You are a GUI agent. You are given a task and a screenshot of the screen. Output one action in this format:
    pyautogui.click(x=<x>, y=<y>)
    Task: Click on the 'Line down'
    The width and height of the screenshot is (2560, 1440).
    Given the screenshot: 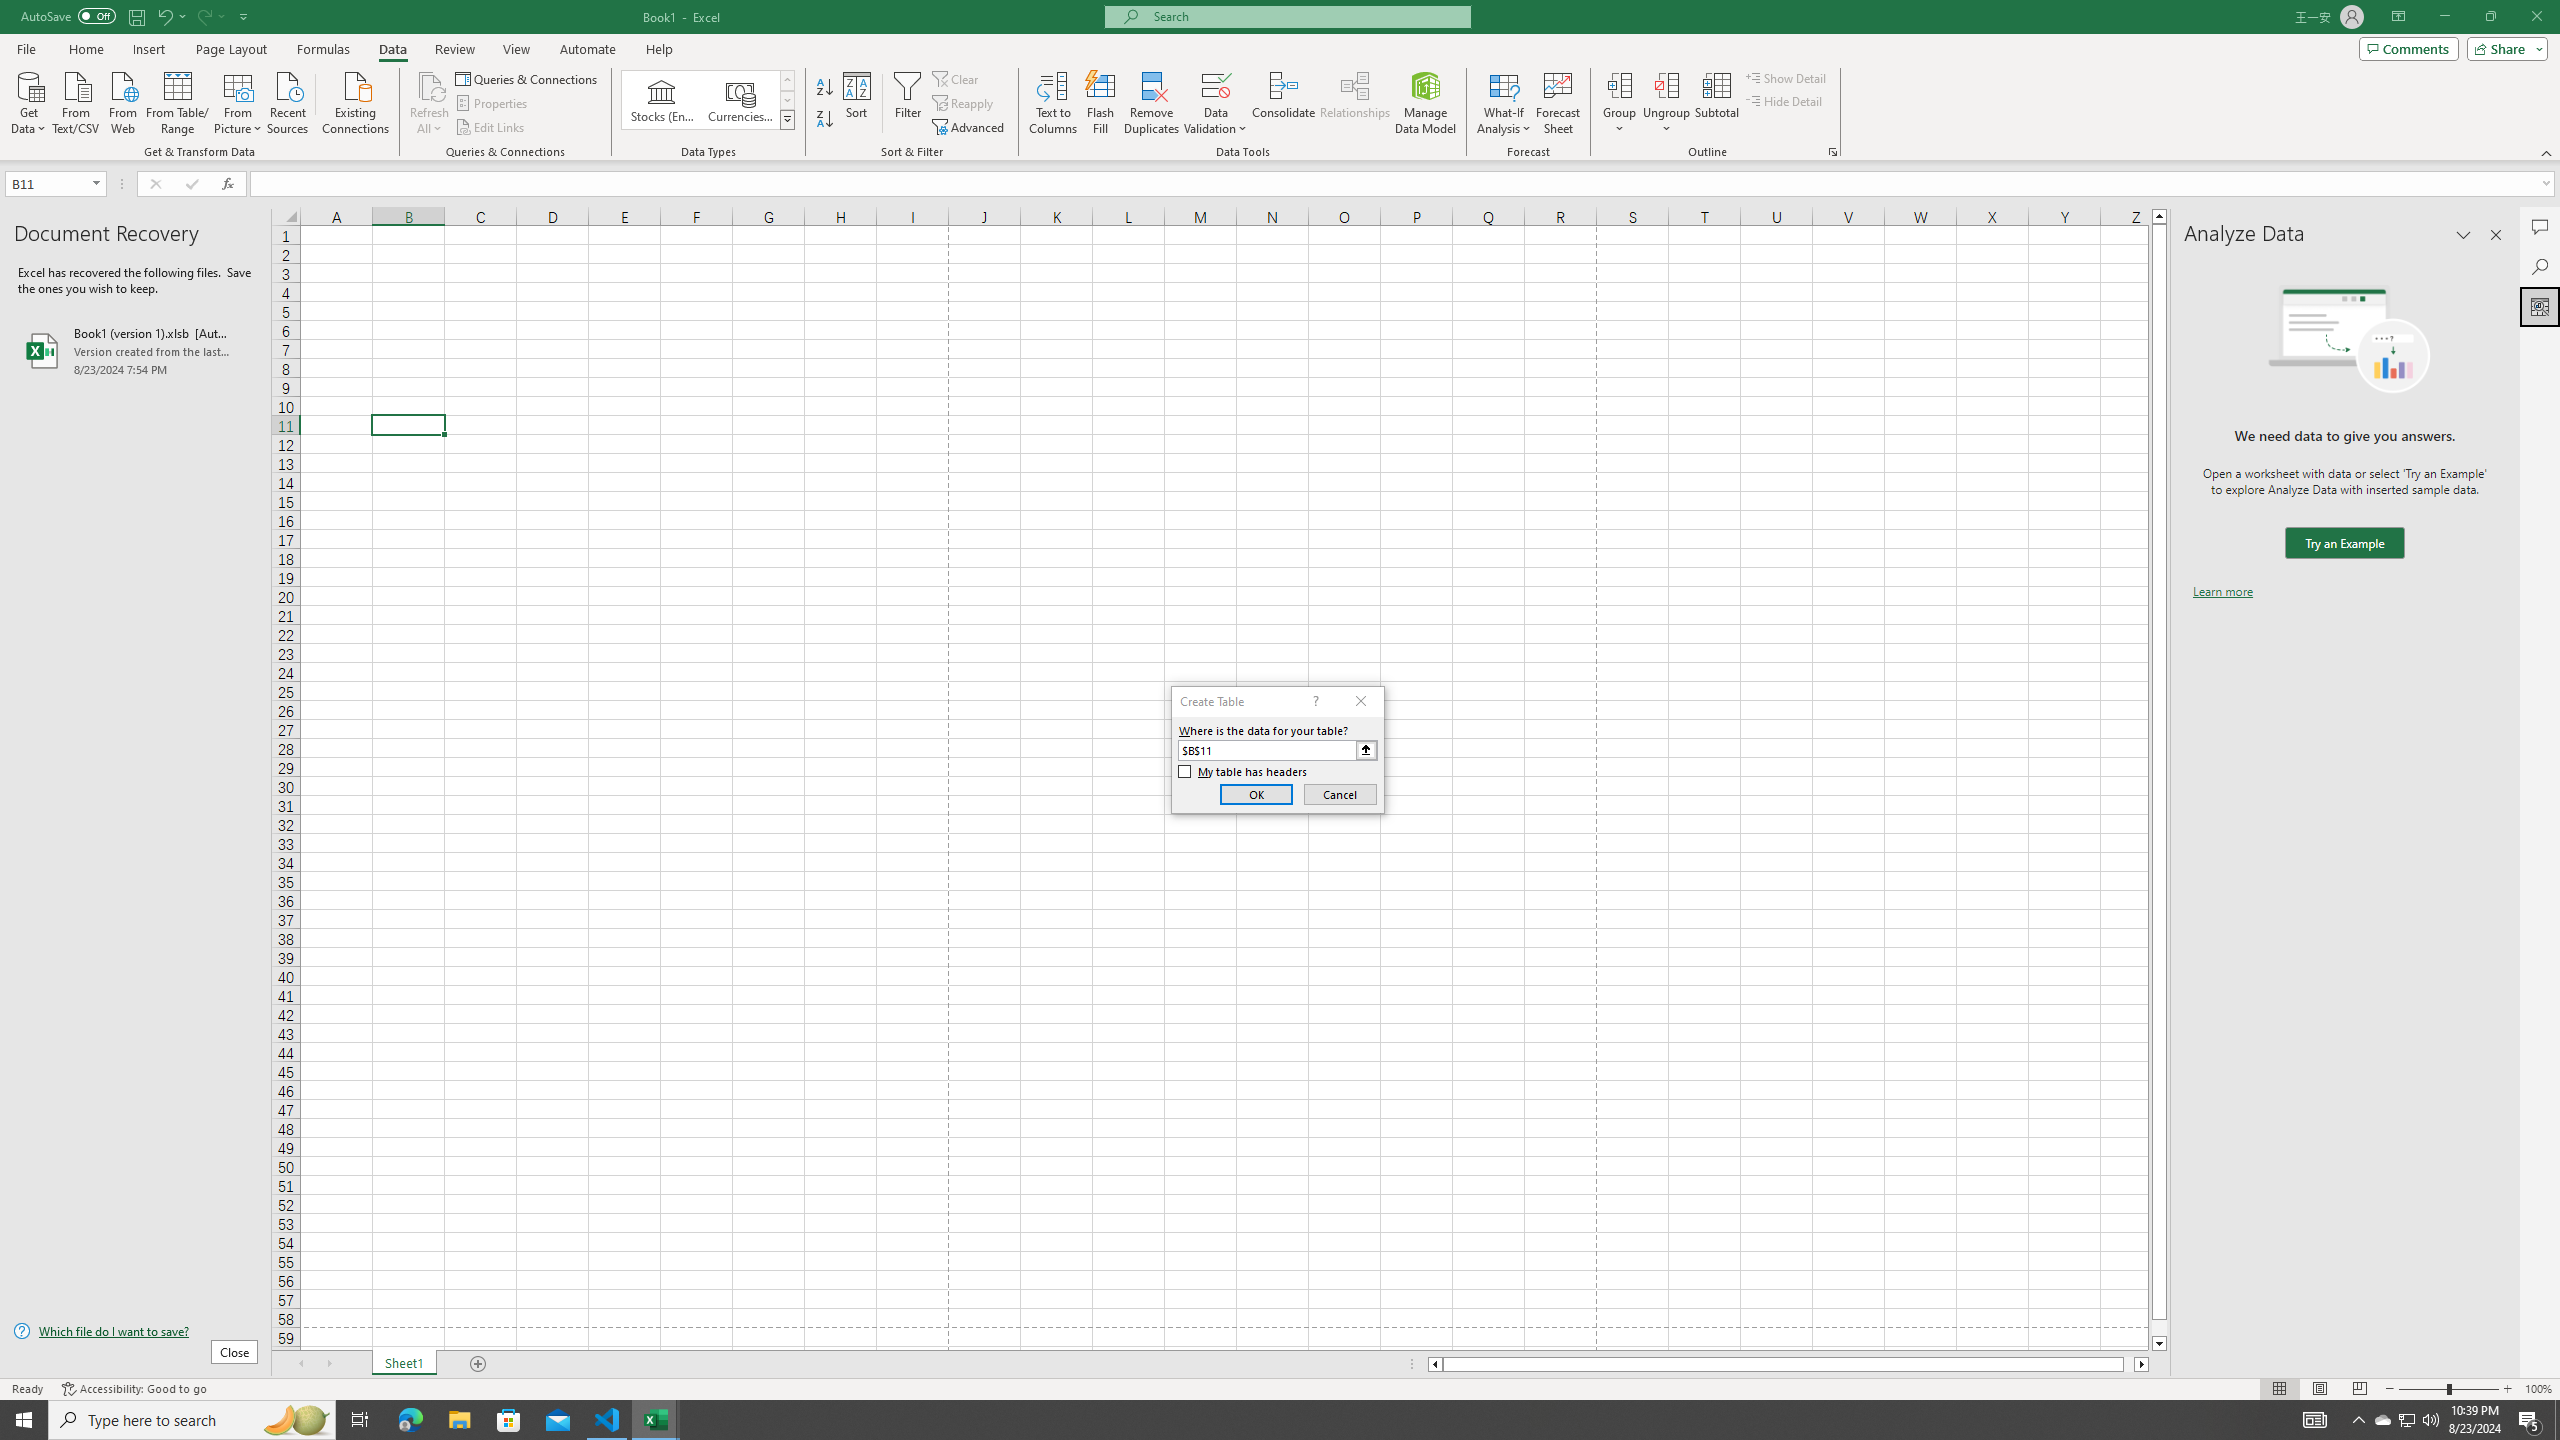 What is the action you would take?
    pyautogui.click(x=2159, y=1344)
    